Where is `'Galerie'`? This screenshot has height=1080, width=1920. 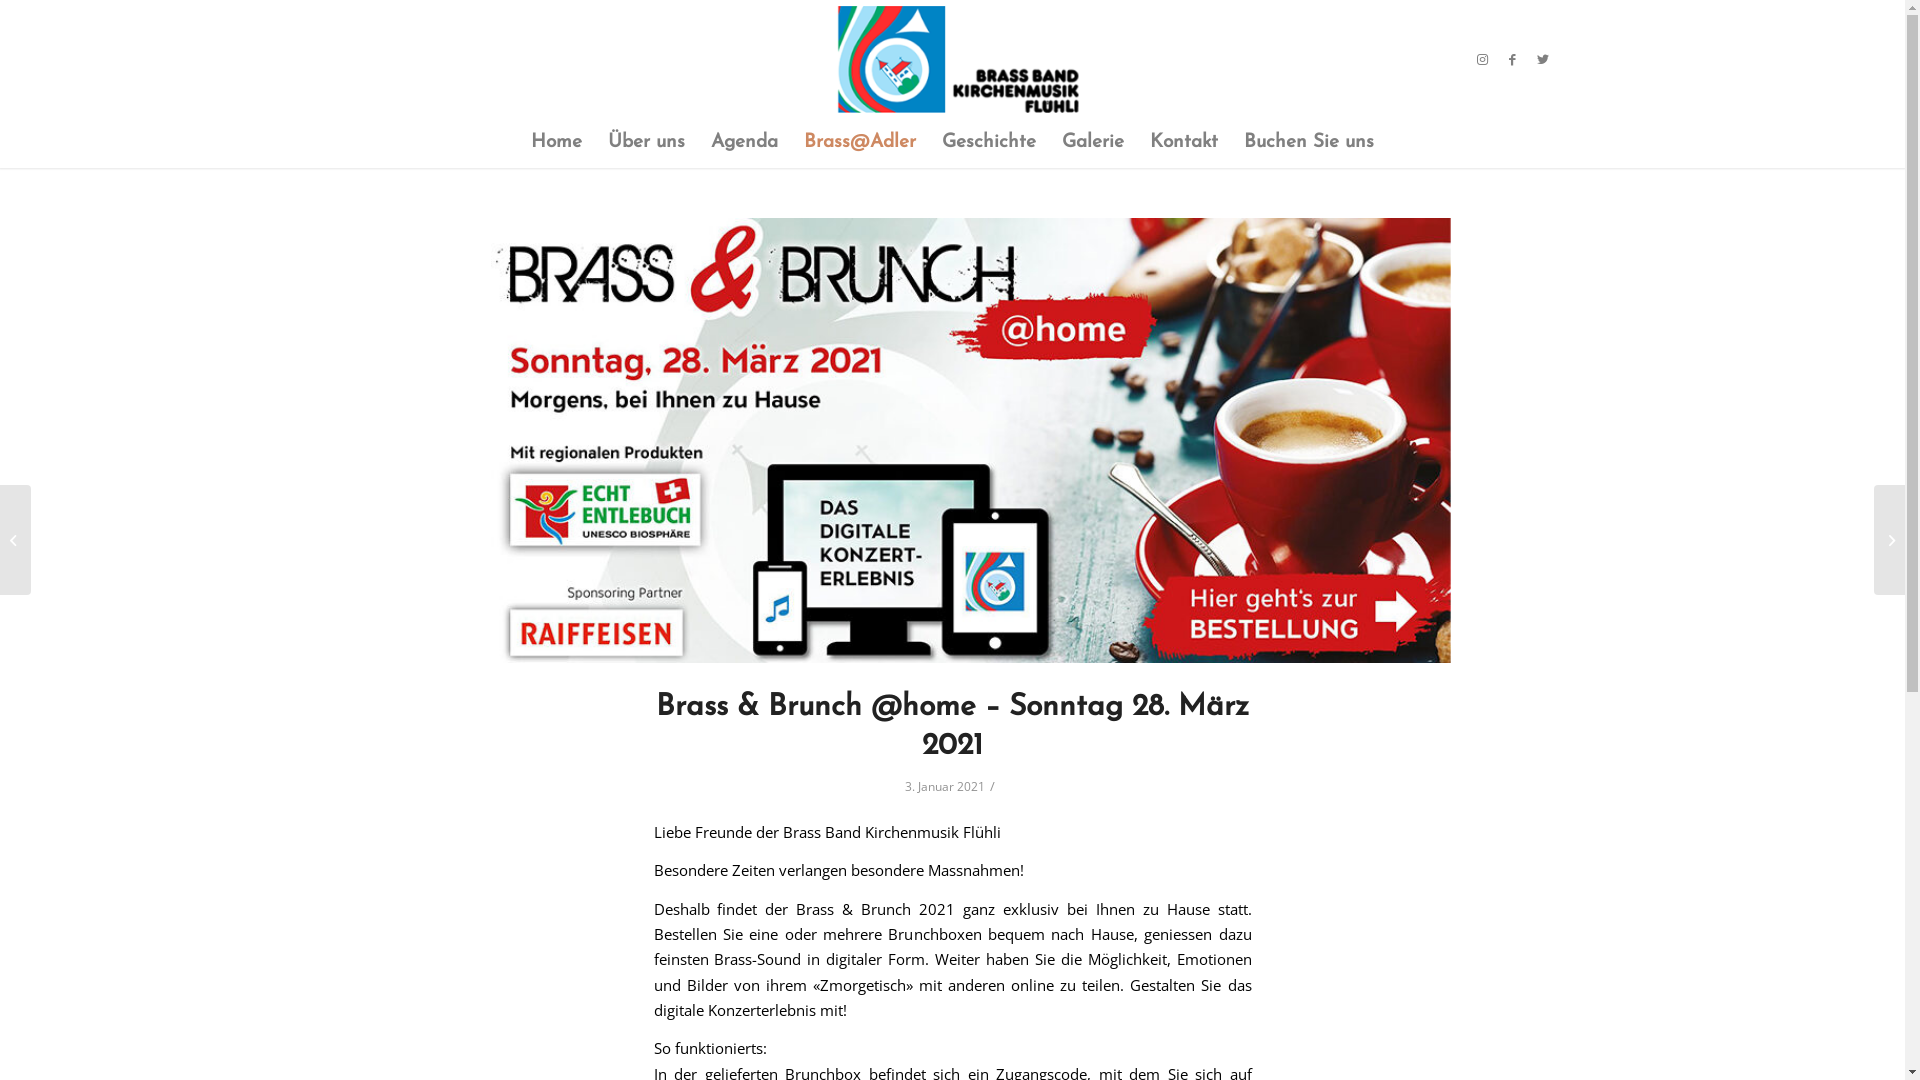 'Galerie' is located at coordinates (1092, 141).